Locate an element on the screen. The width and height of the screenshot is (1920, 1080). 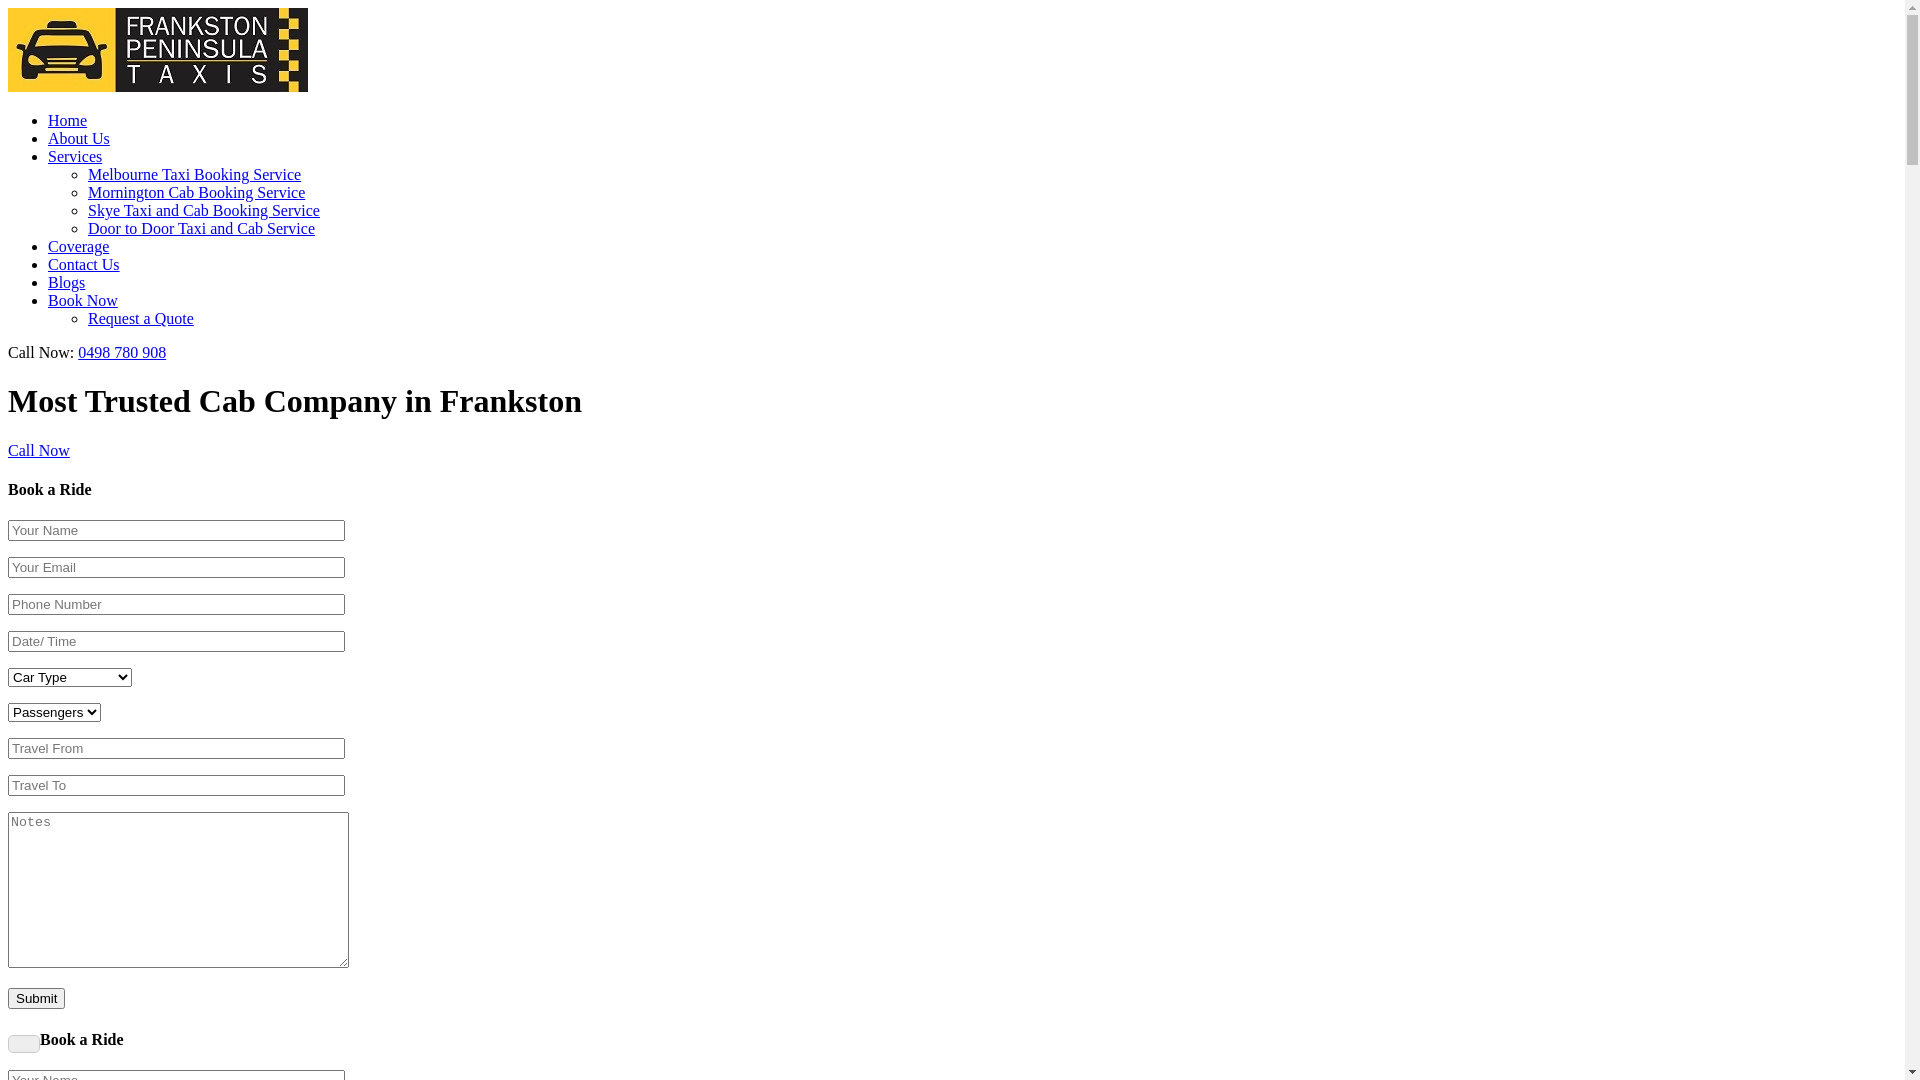
'0498 780 908' is located at coordinates (120, 351).